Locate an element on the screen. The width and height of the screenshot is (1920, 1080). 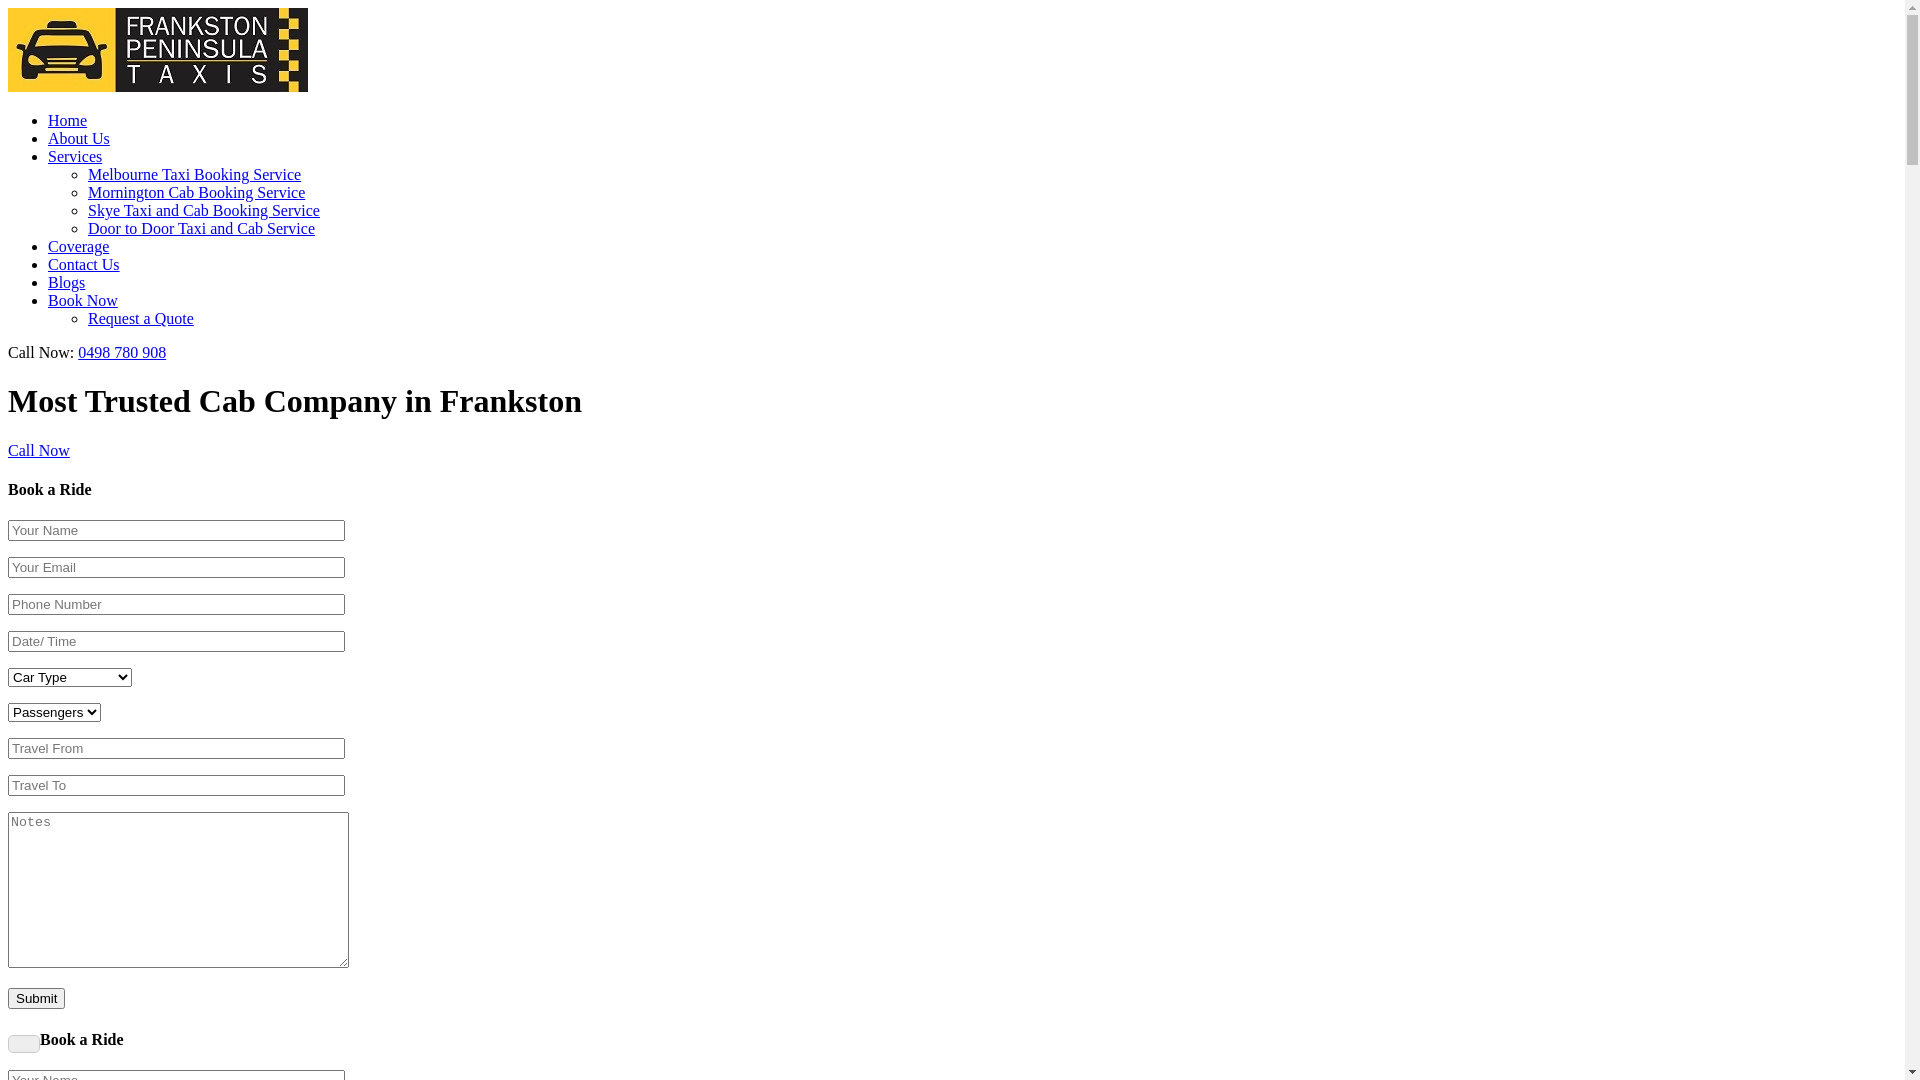
'0498 780 908' is located at coordinates (120, 351).